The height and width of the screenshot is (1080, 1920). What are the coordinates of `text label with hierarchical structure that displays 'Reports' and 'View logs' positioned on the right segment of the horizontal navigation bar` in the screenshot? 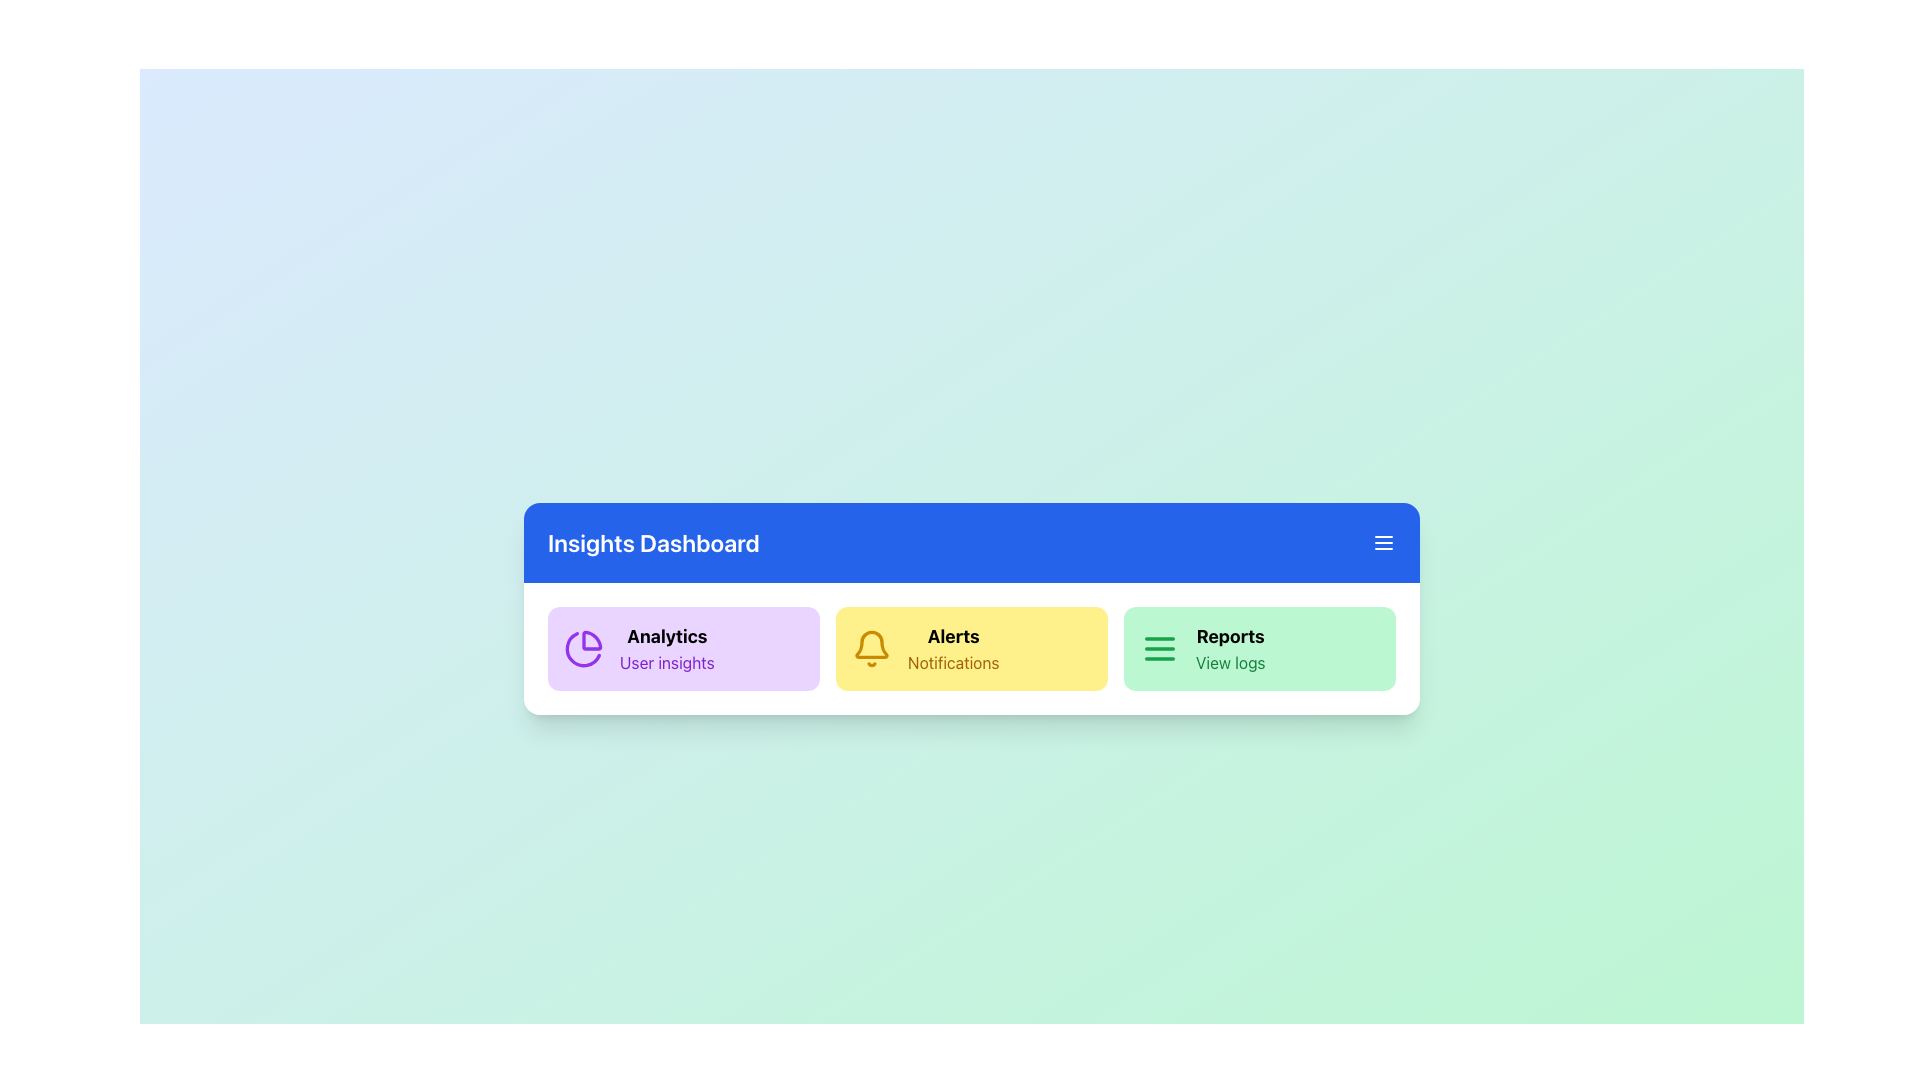 It's located at (1229, 648).